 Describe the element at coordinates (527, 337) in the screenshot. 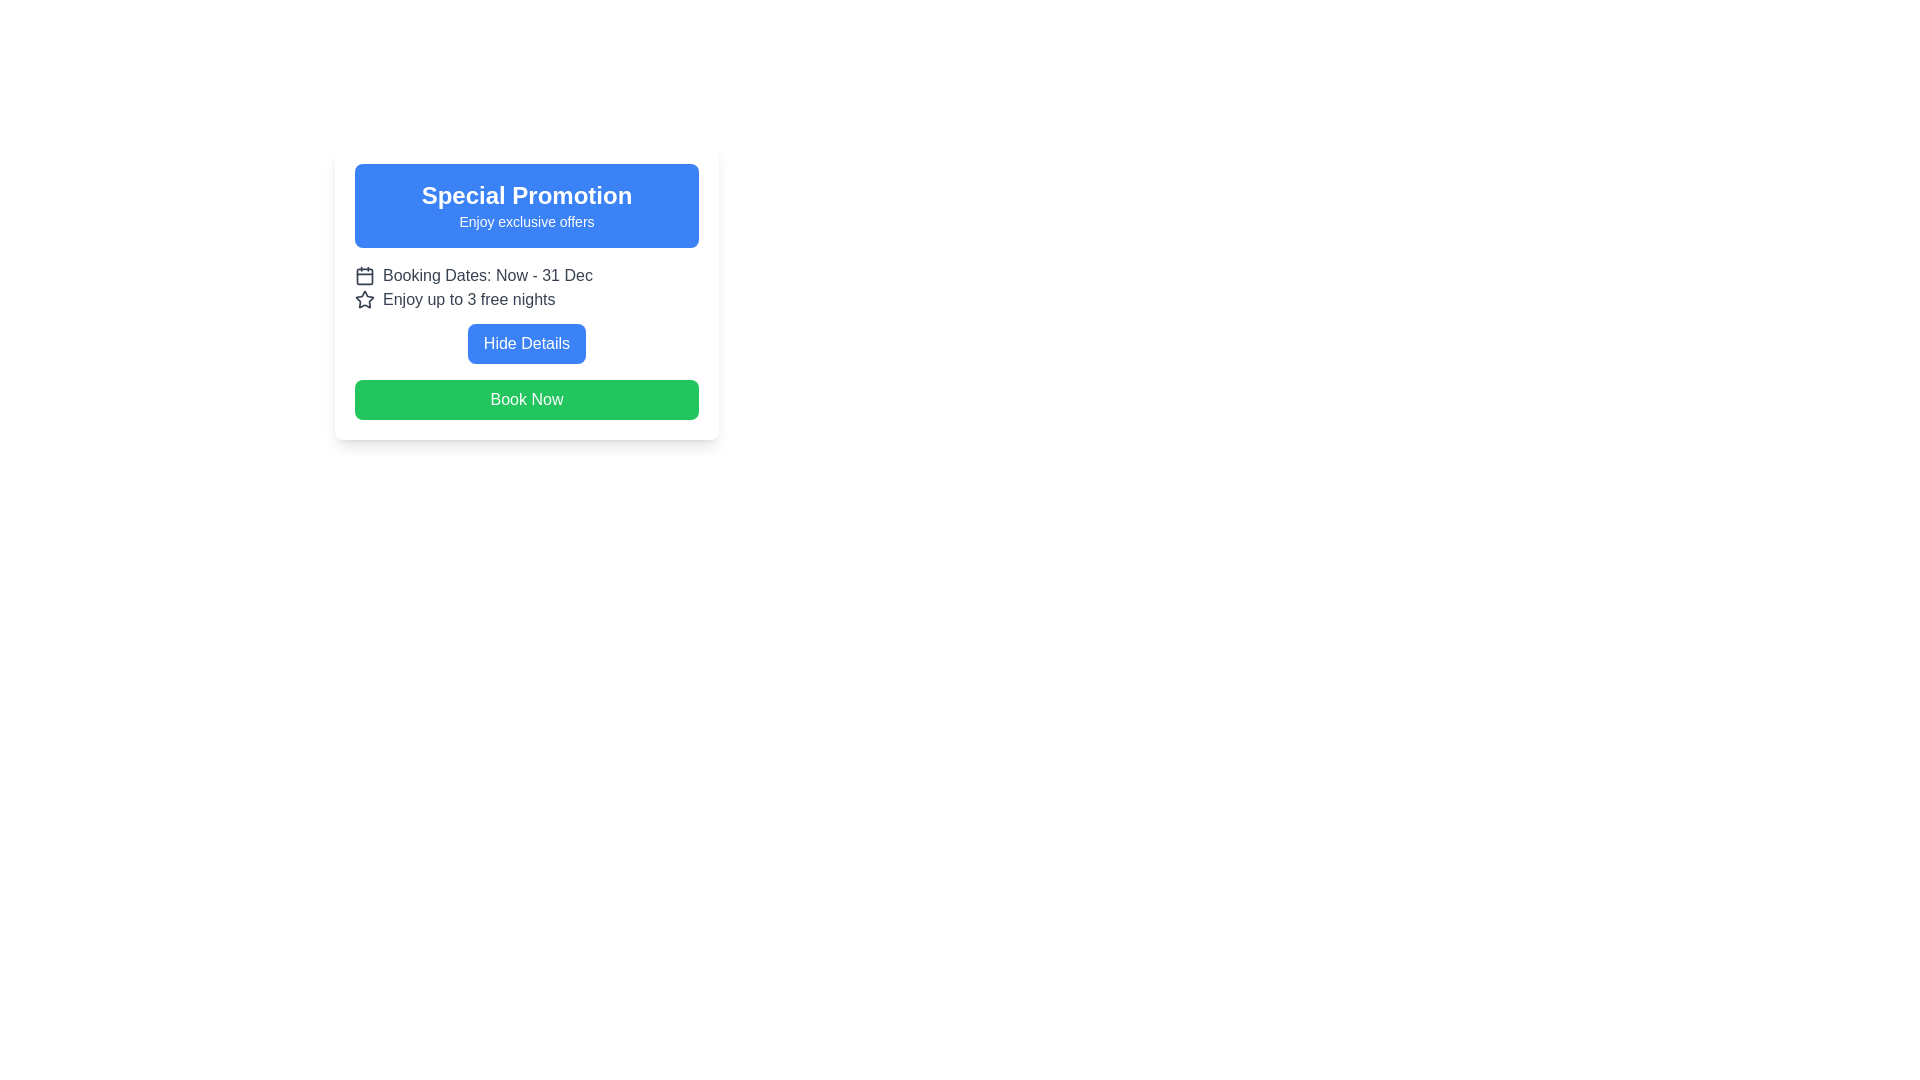

I see `the collapse button located below the text 'Enjoy up to 3 free nights' and above the 'Book Now' button to observe the style change` at that location.